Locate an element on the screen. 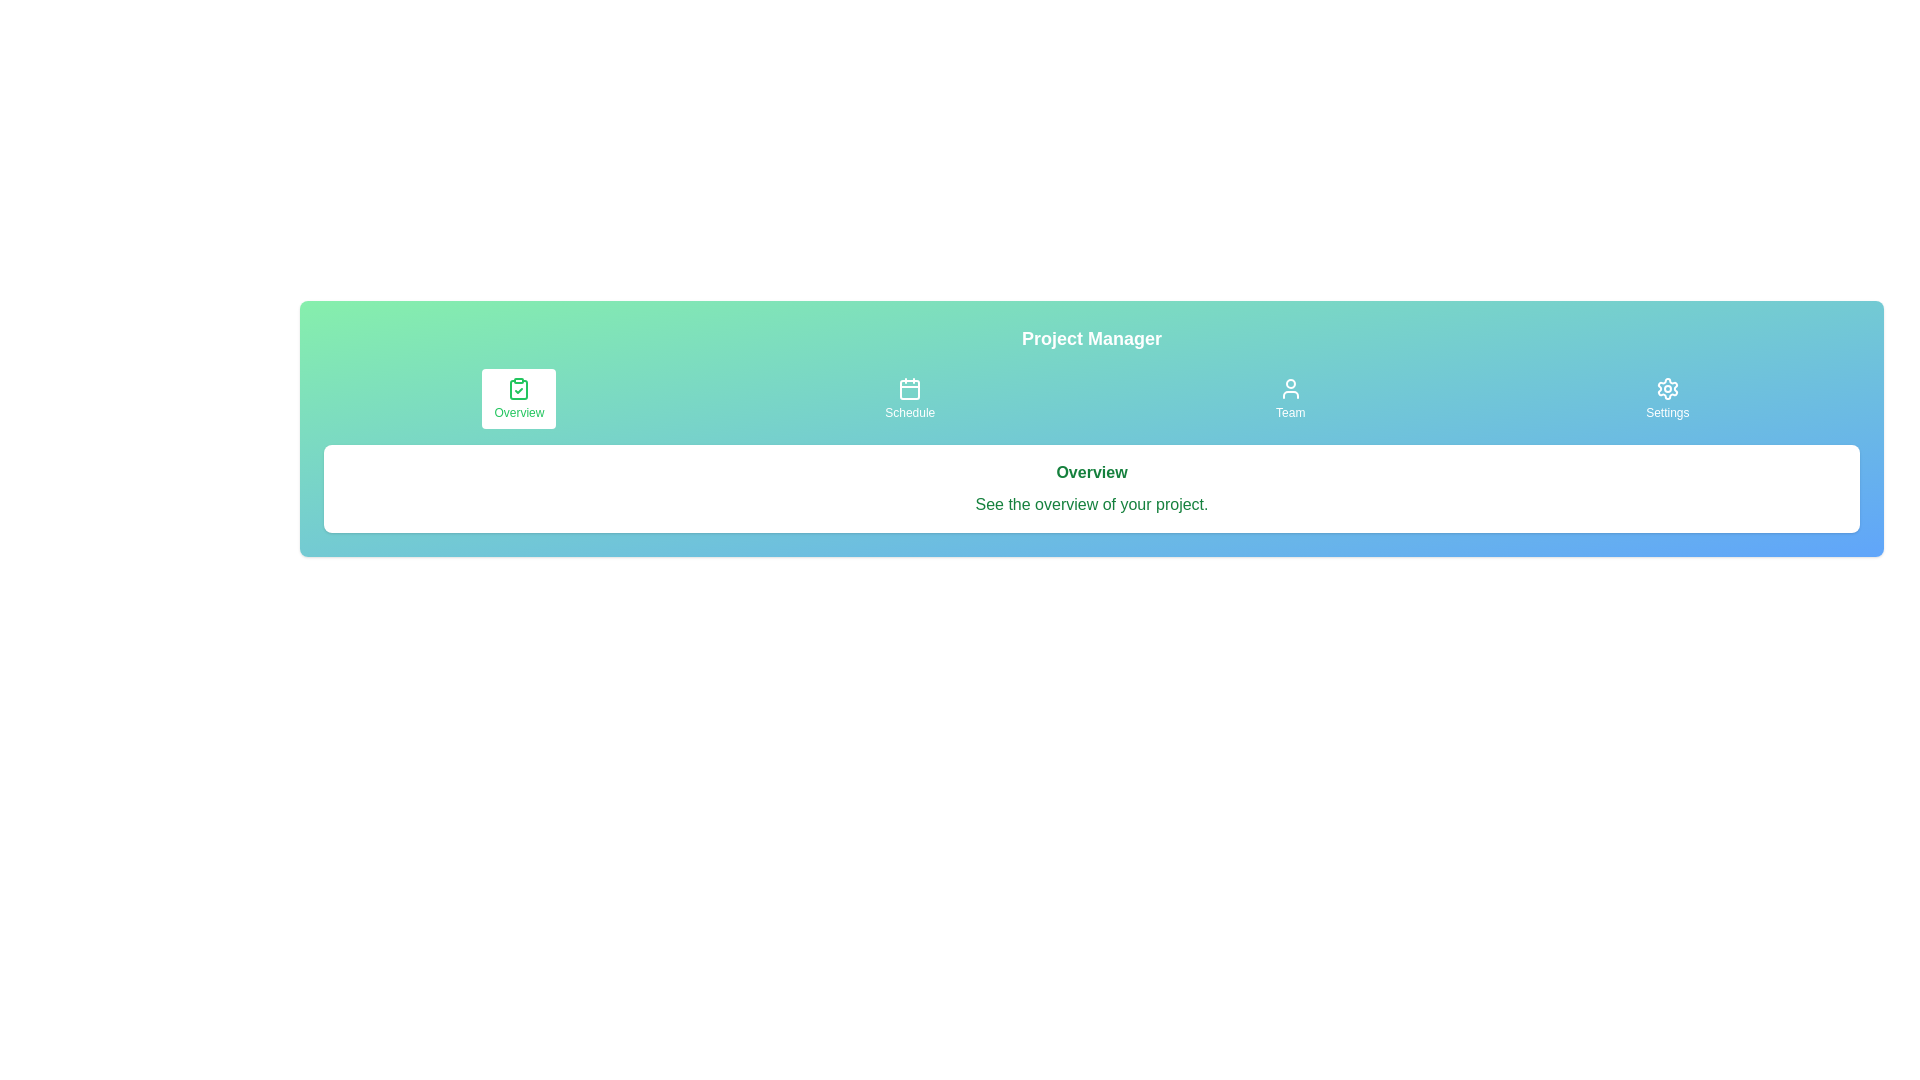 This screenshot has width=1920, height=1080. the label that describes the navigation button located below a calendar icon at the upper area of the interface is located at coordinates (909, 411).